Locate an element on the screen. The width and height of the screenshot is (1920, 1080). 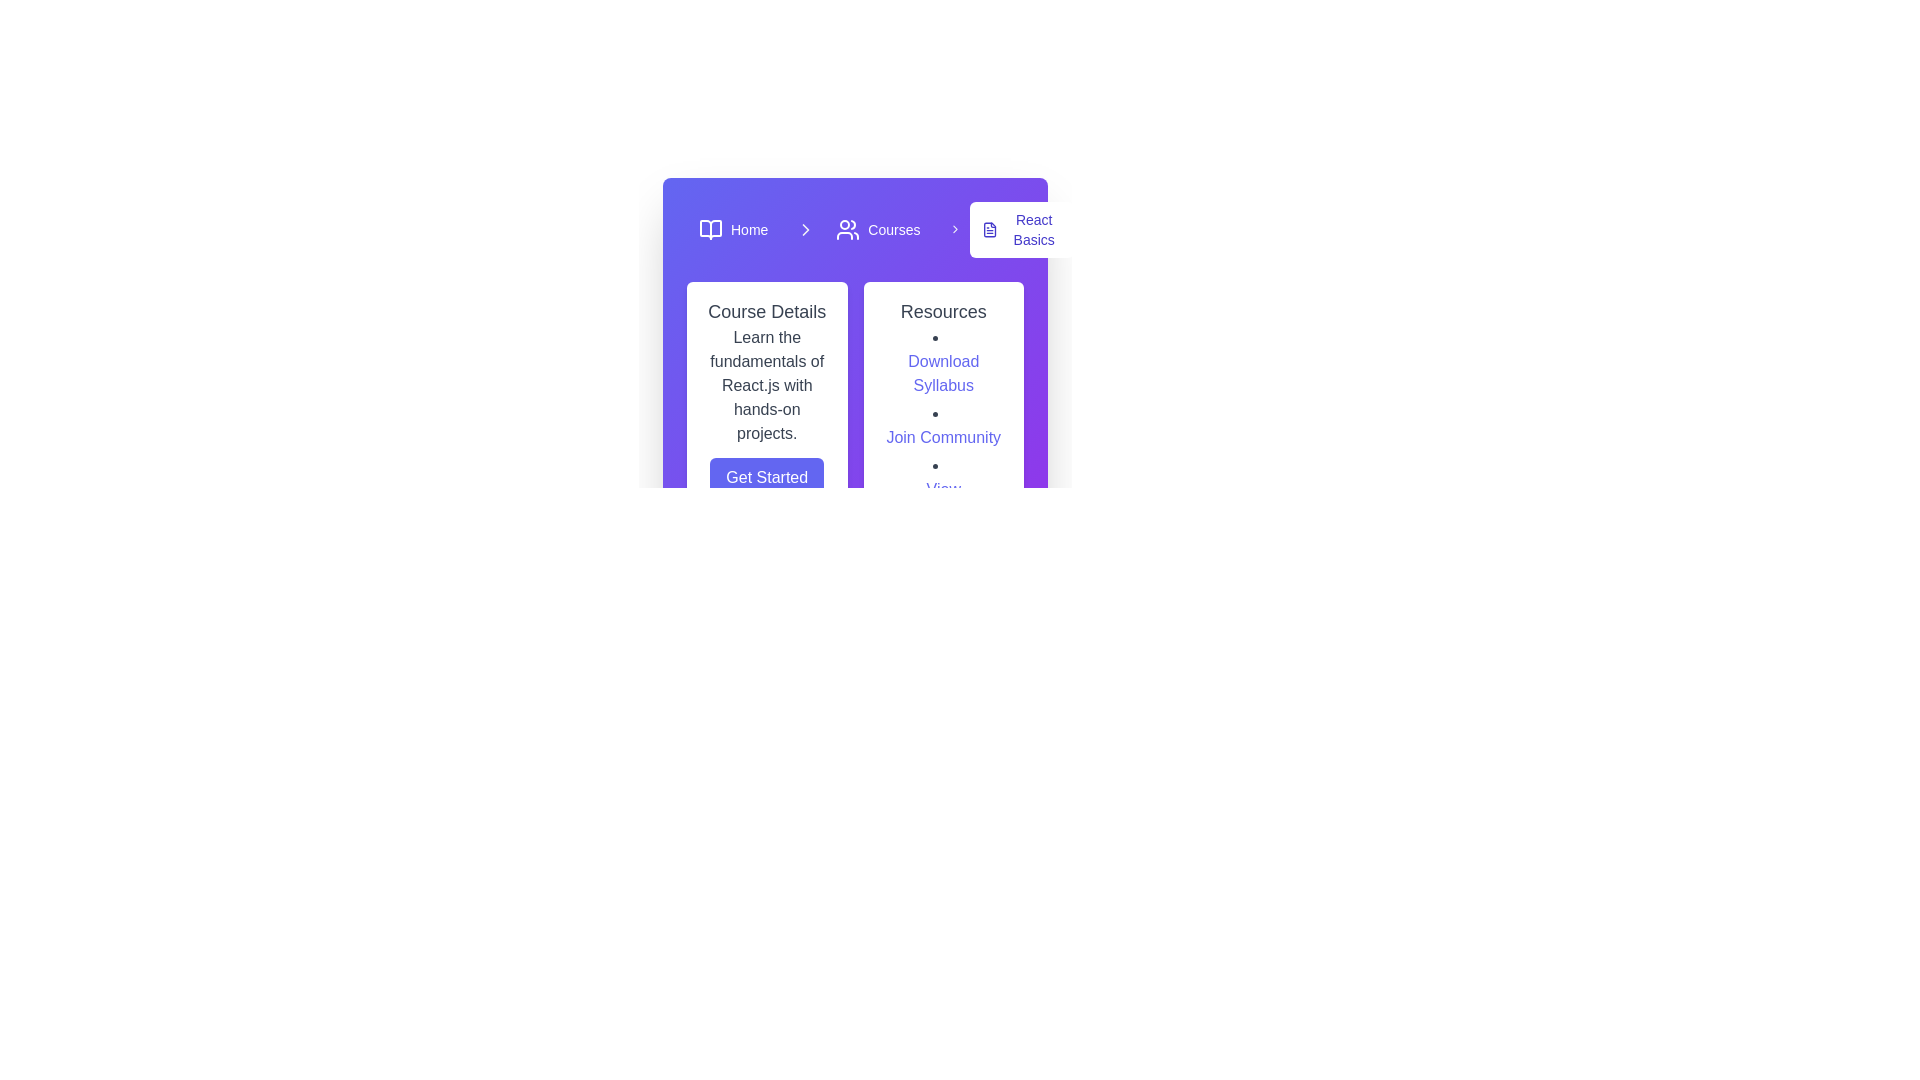
the navigation label that points to the main or home page, located in the top-left section of the interface, to the right of an open book icon and left of a right-arrow indicator is located at coordinates (748, 229).